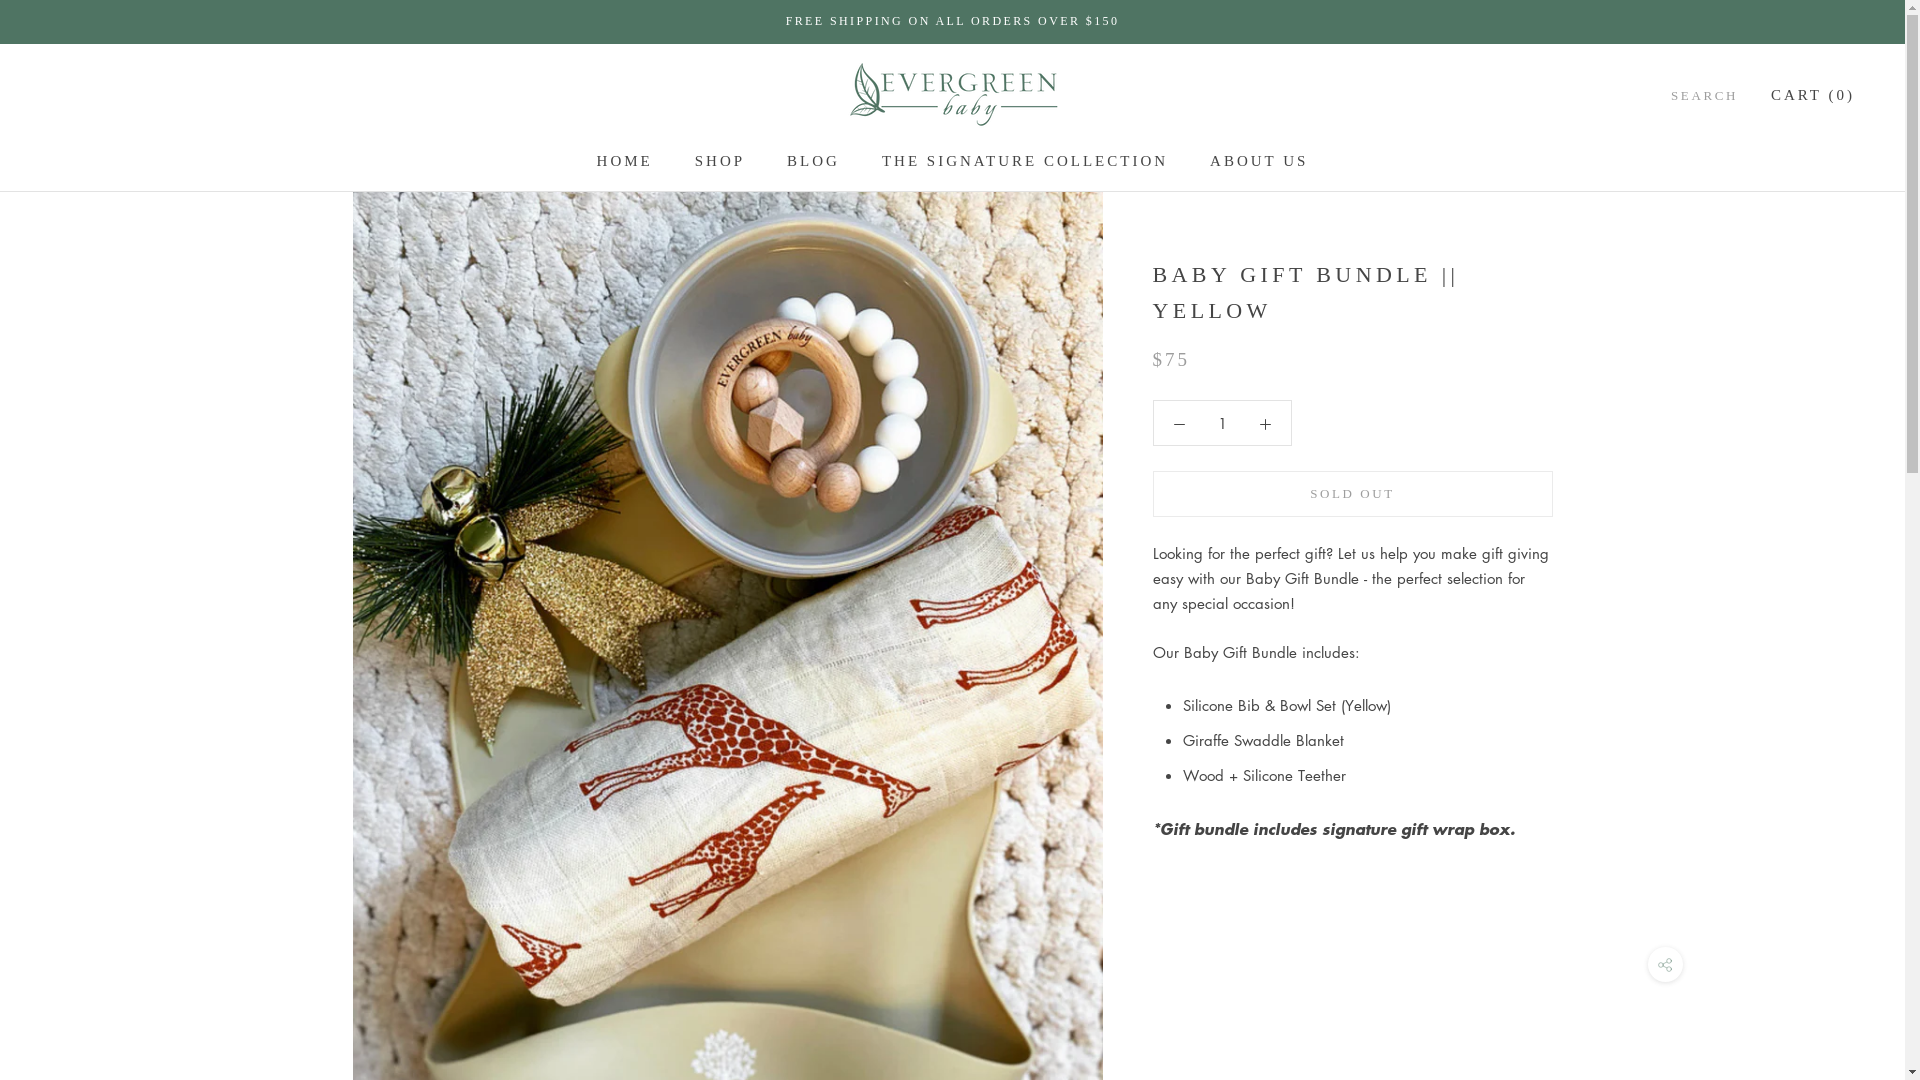  I want to click on 'HOME, so click(595, 160).